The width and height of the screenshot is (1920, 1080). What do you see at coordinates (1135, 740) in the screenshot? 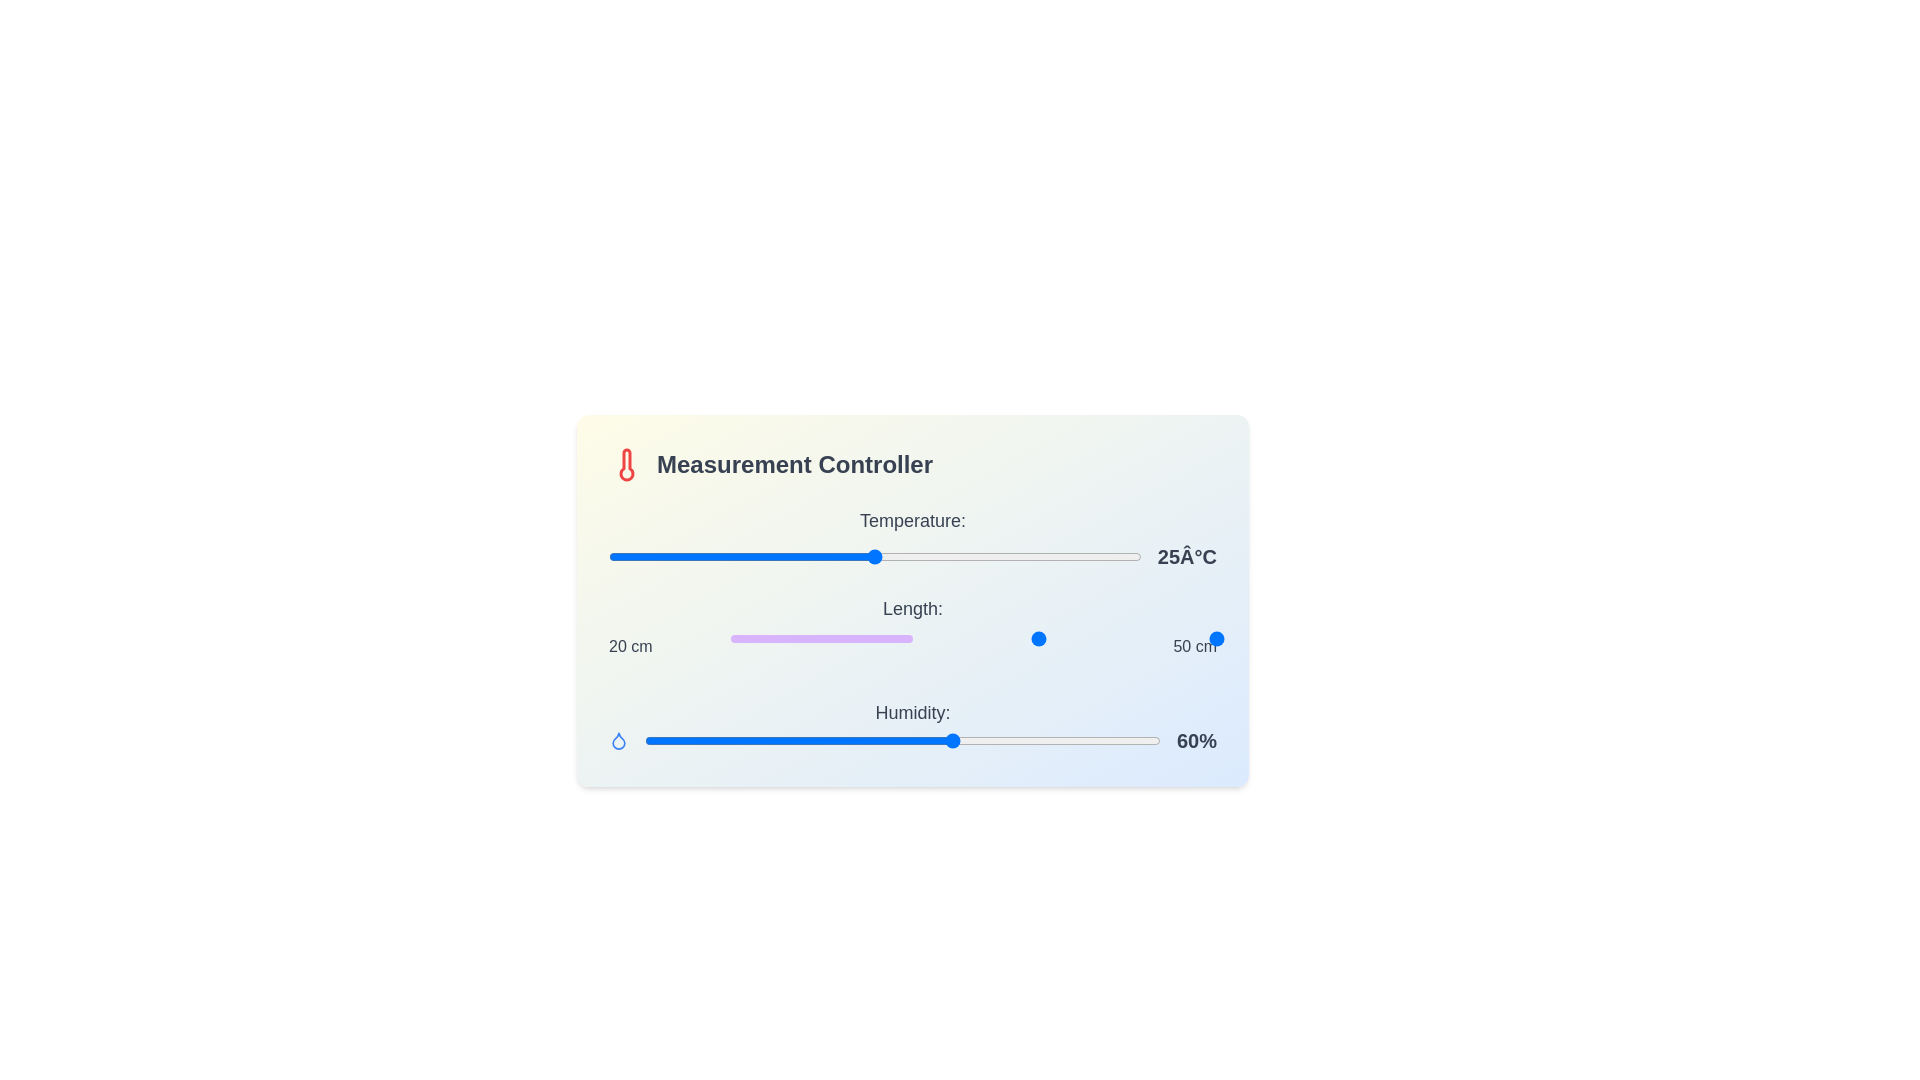
I see `the humidity level` at bounding box center [1135, 740].